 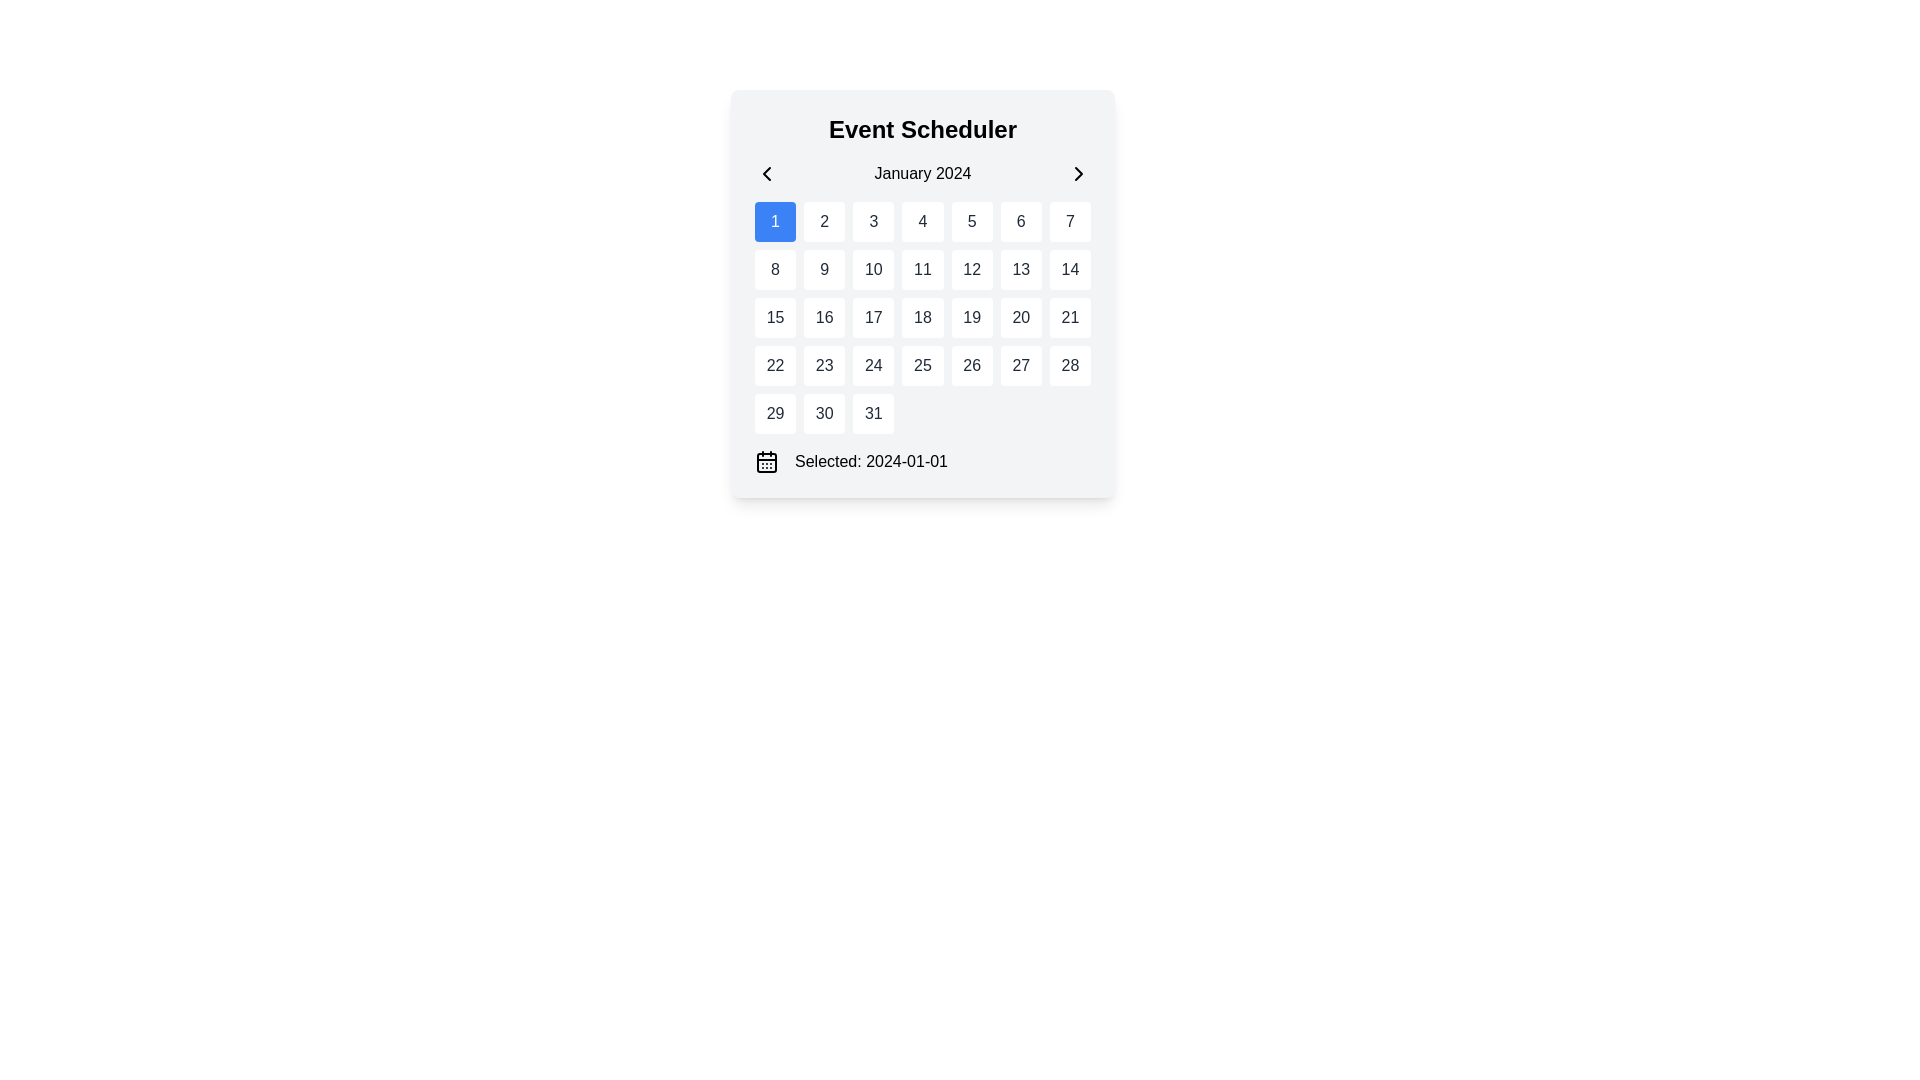 I want to click on the leftward-facing chevron icon, so click(x=766, y=172).